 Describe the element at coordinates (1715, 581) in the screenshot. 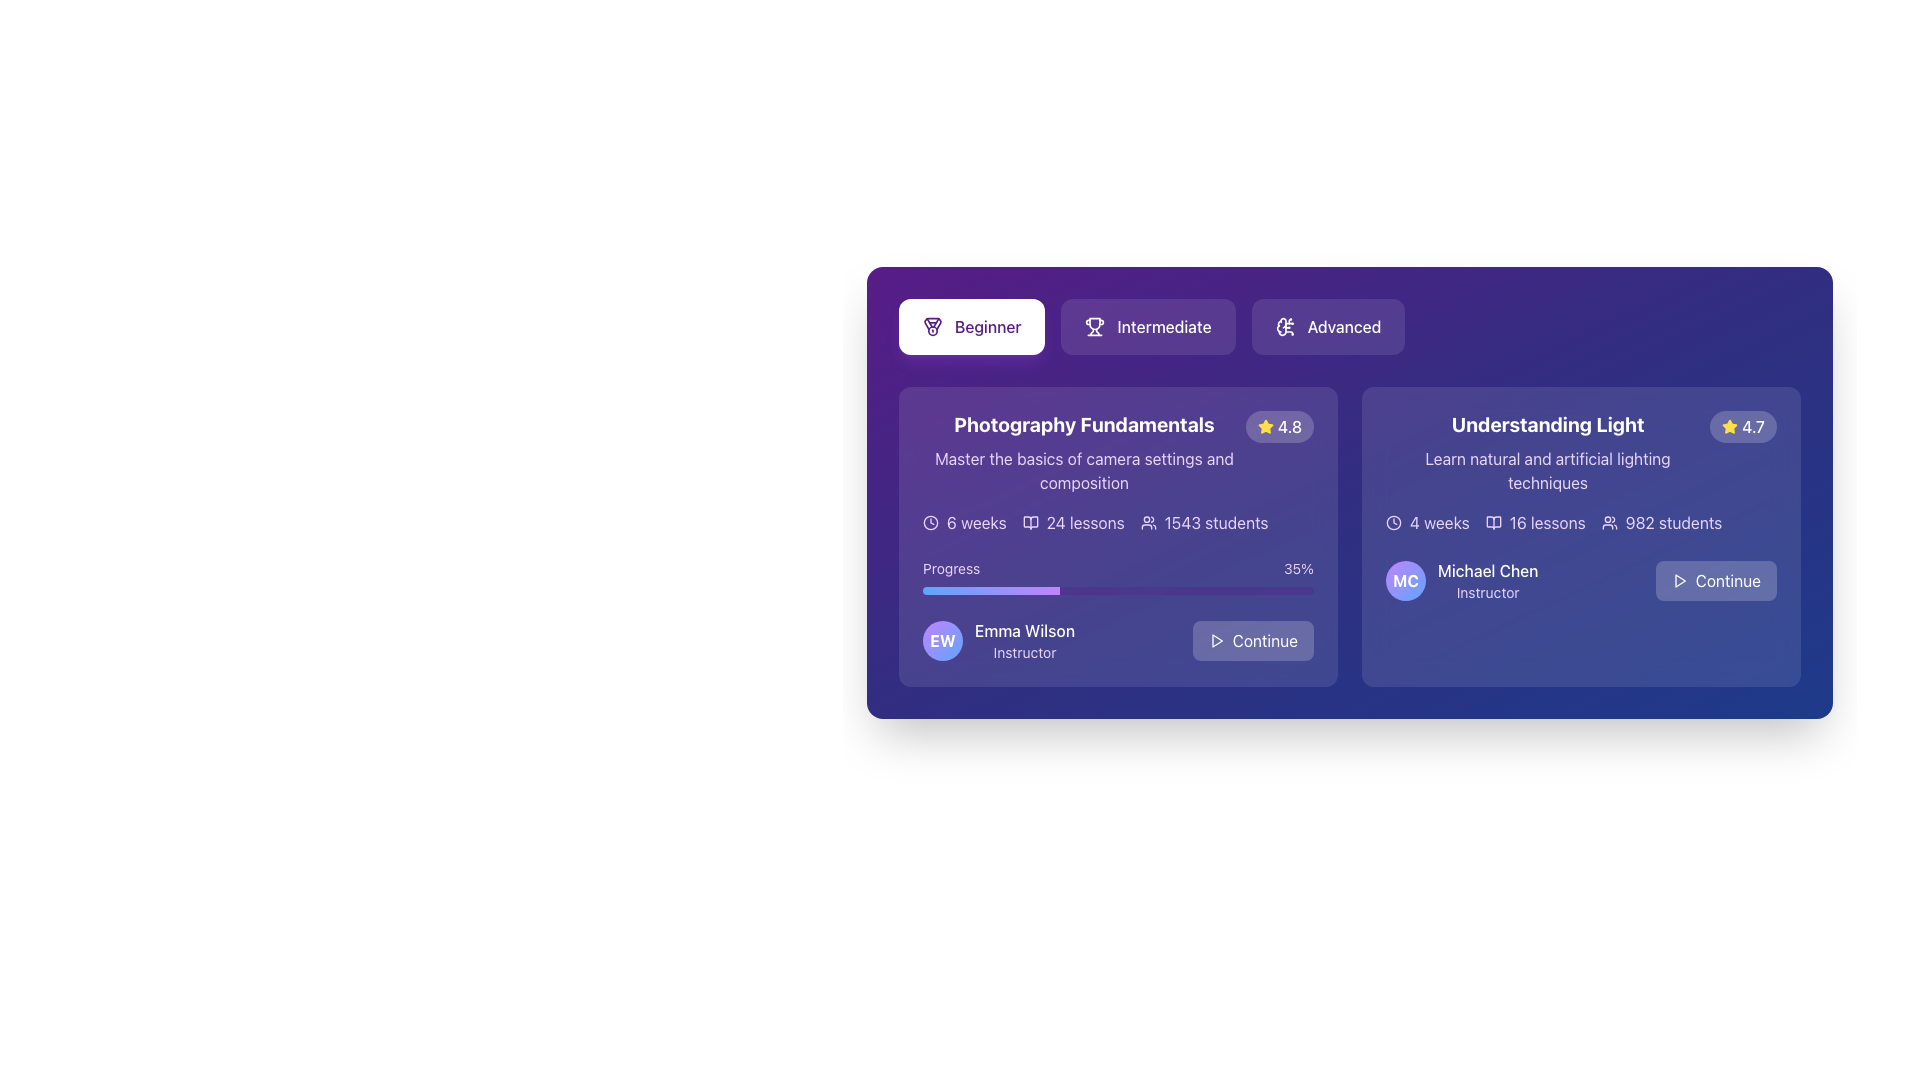

I see `the continuation button located at the bottom-right of the card for 'Understanding Light' associated with 'Michael Chen' to potentially reveal additional visual feedback` at that location.